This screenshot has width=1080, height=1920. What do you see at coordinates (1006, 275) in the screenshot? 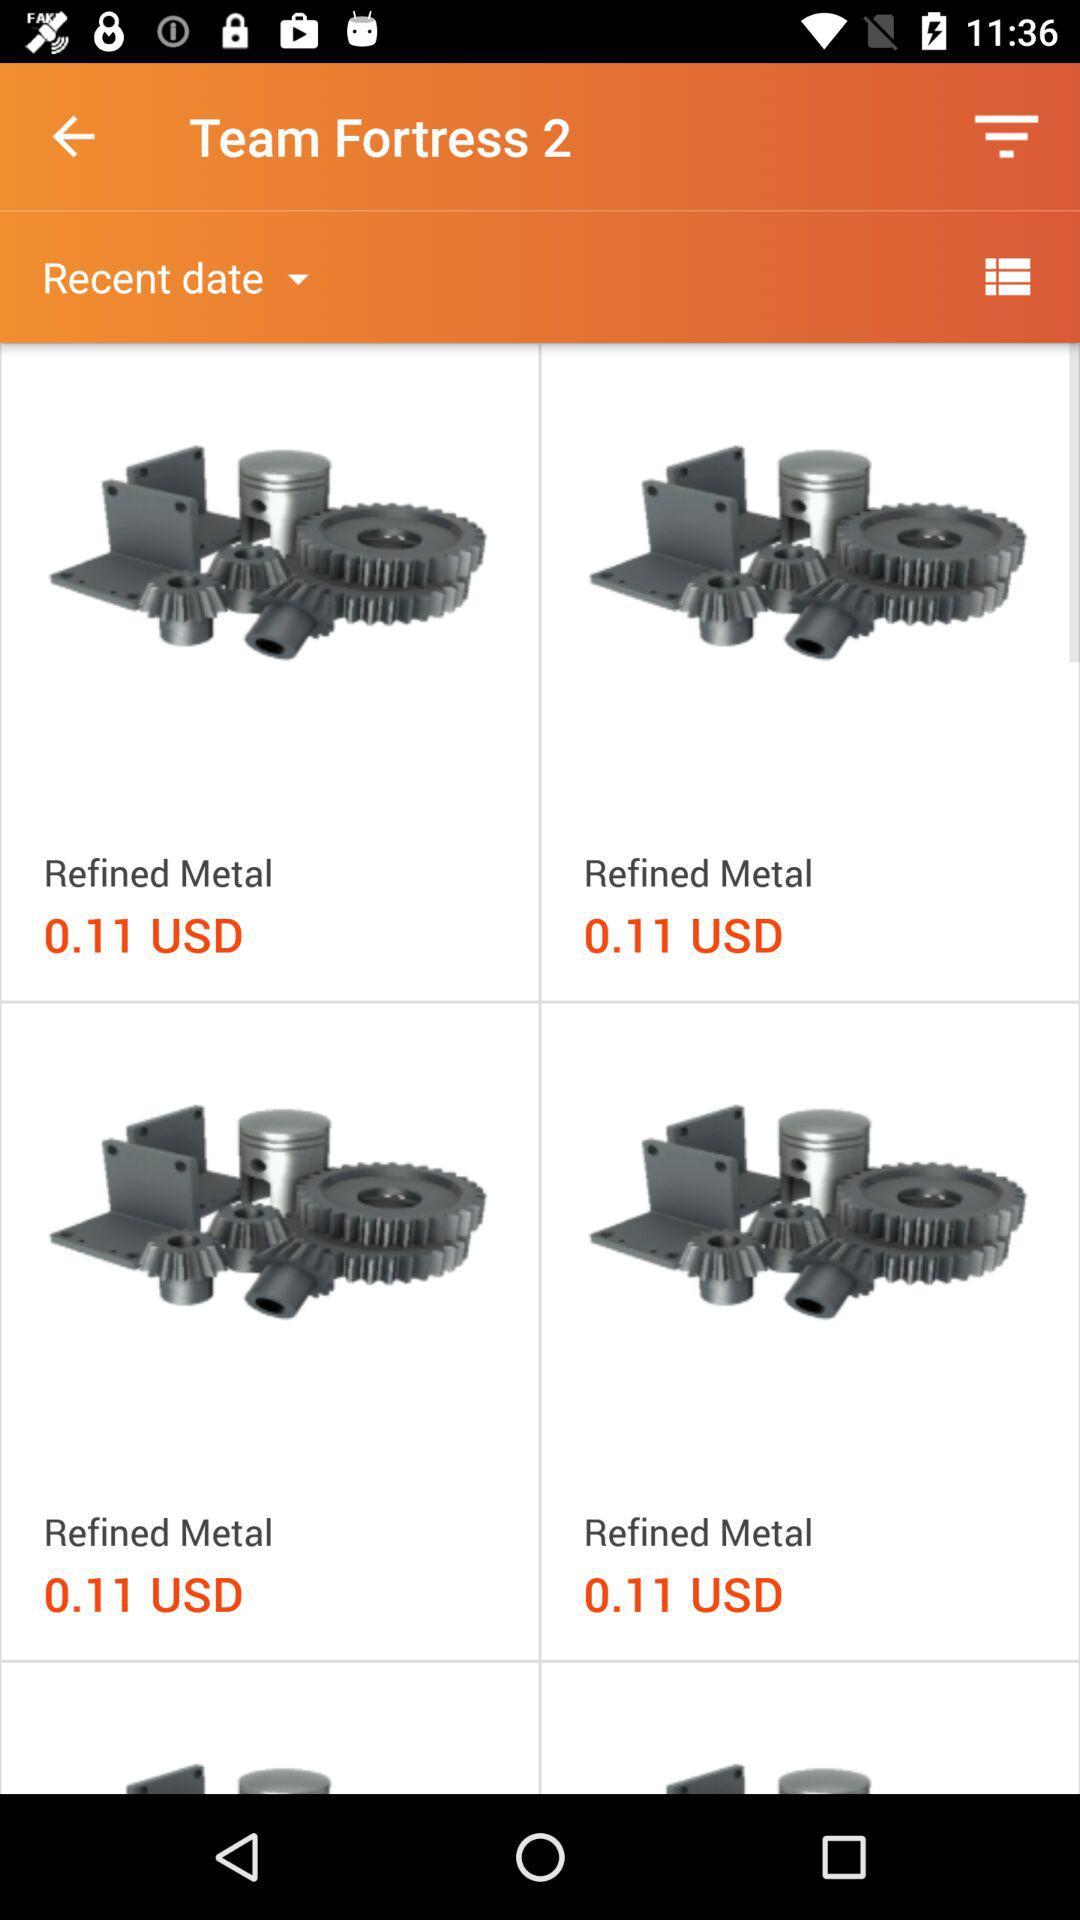
I see `expand menu` at bounding box center [1006, 275].